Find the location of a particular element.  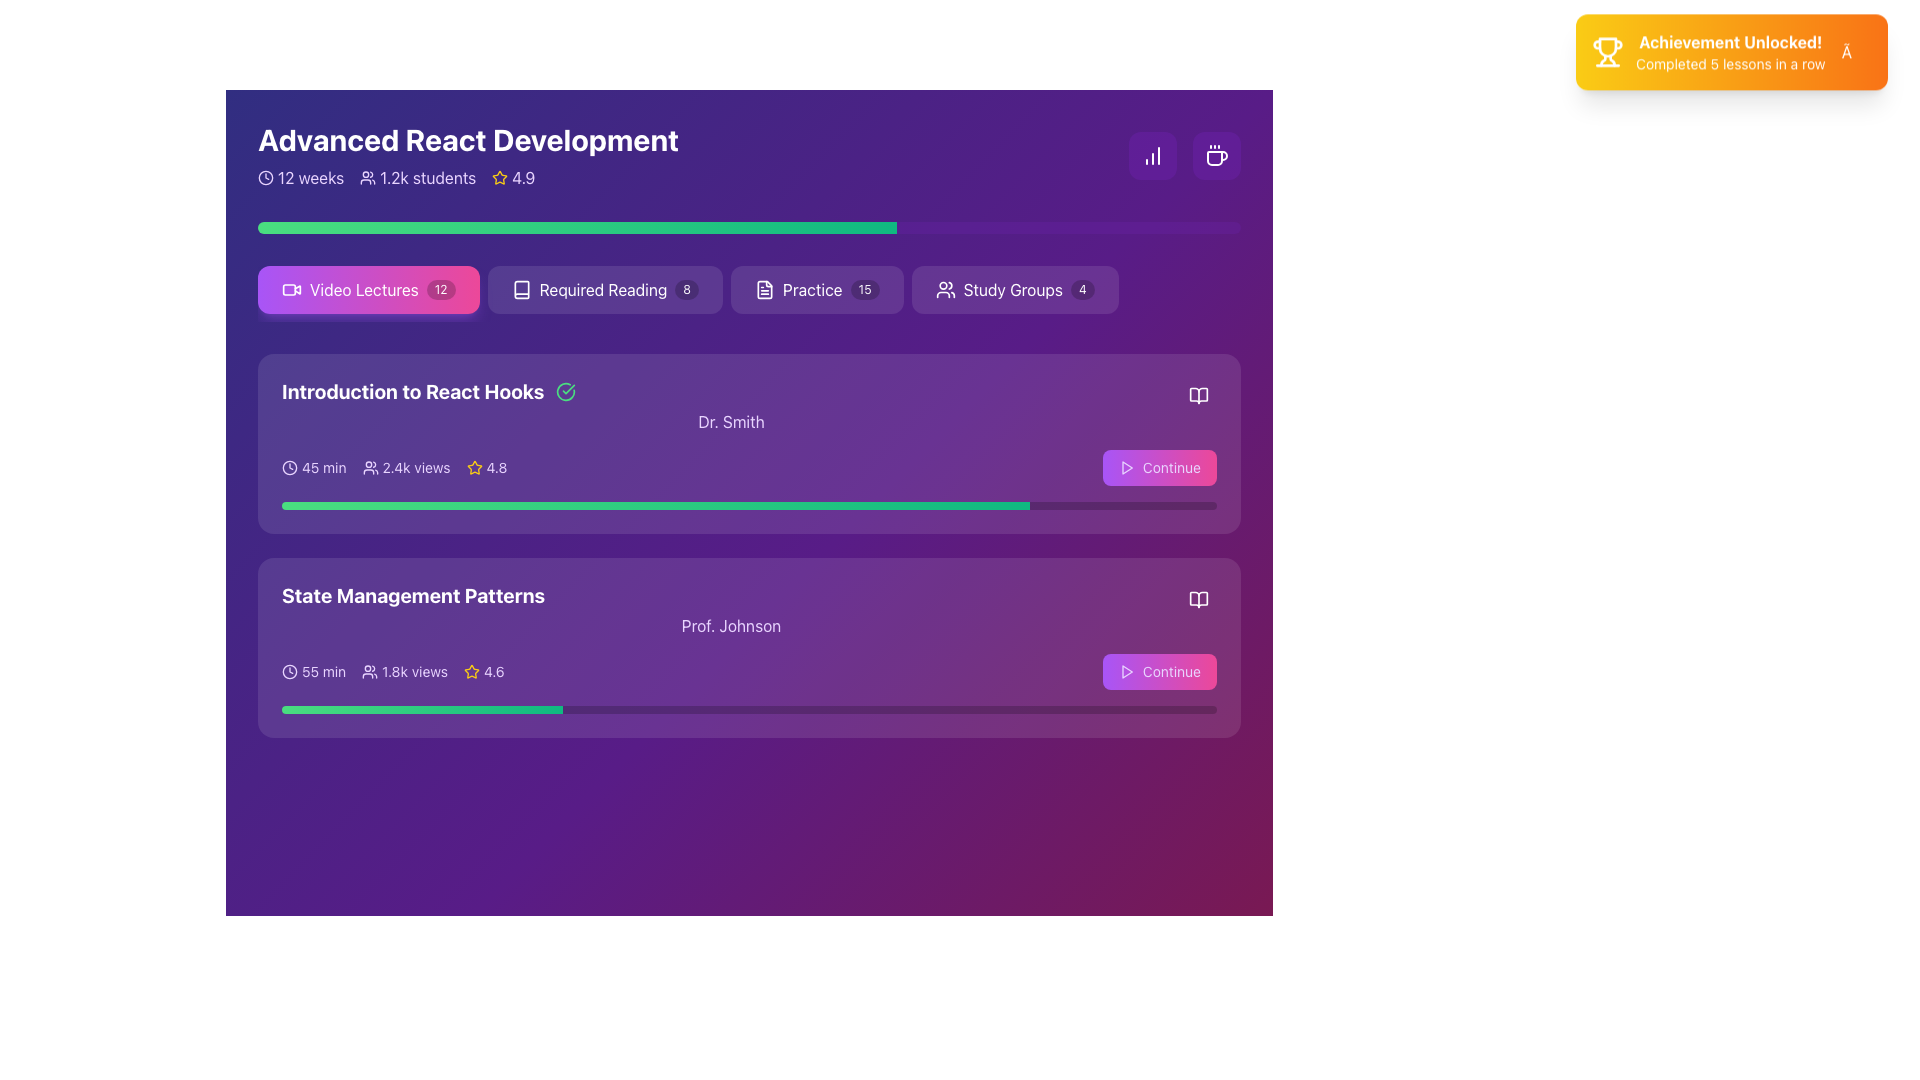

the static informational text displaying '12 weeks' with a clock icon, located at the top-left corner under 'Advanced React Development' is located at coordinates (300, 176).